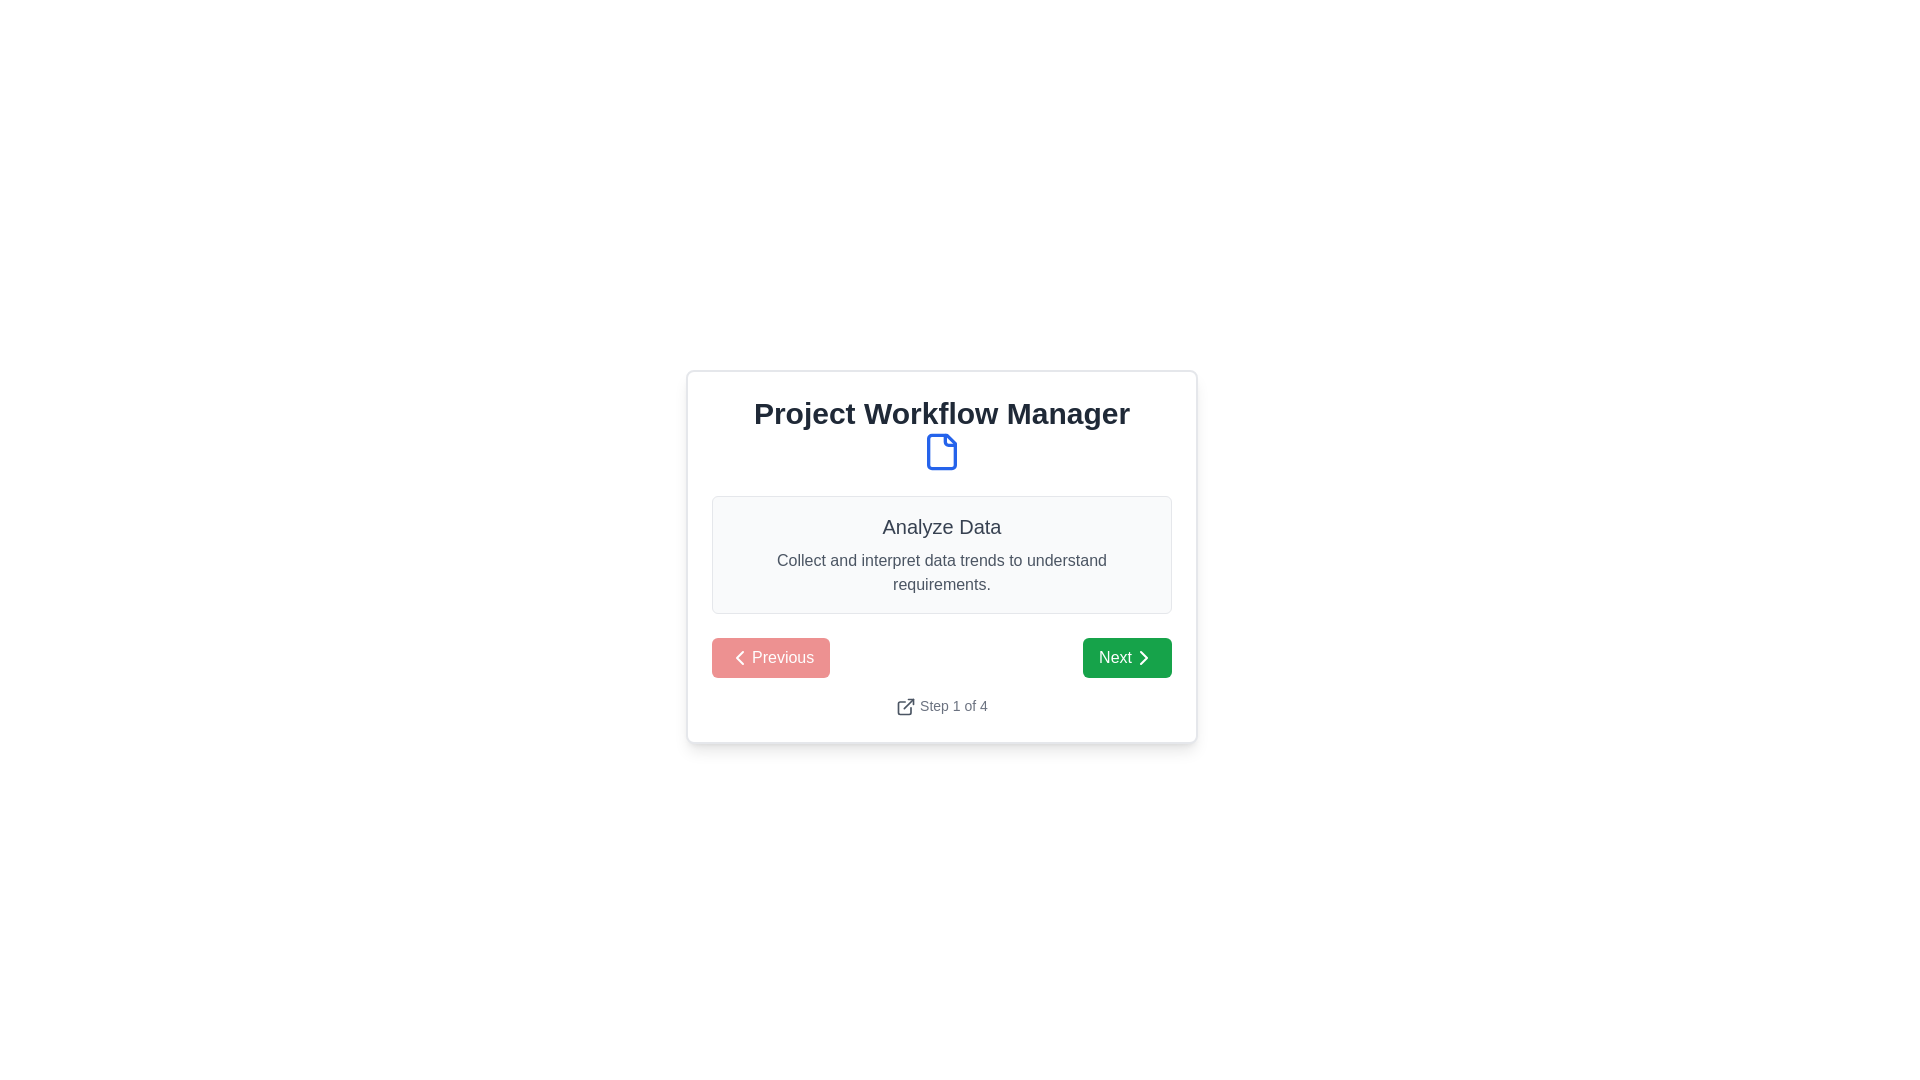  What do you see at coordinates (1127, 658) in the screenshot?
I see `the navigational button located on the rightmost side below the central informational display` at bounding box center [1127, 658].